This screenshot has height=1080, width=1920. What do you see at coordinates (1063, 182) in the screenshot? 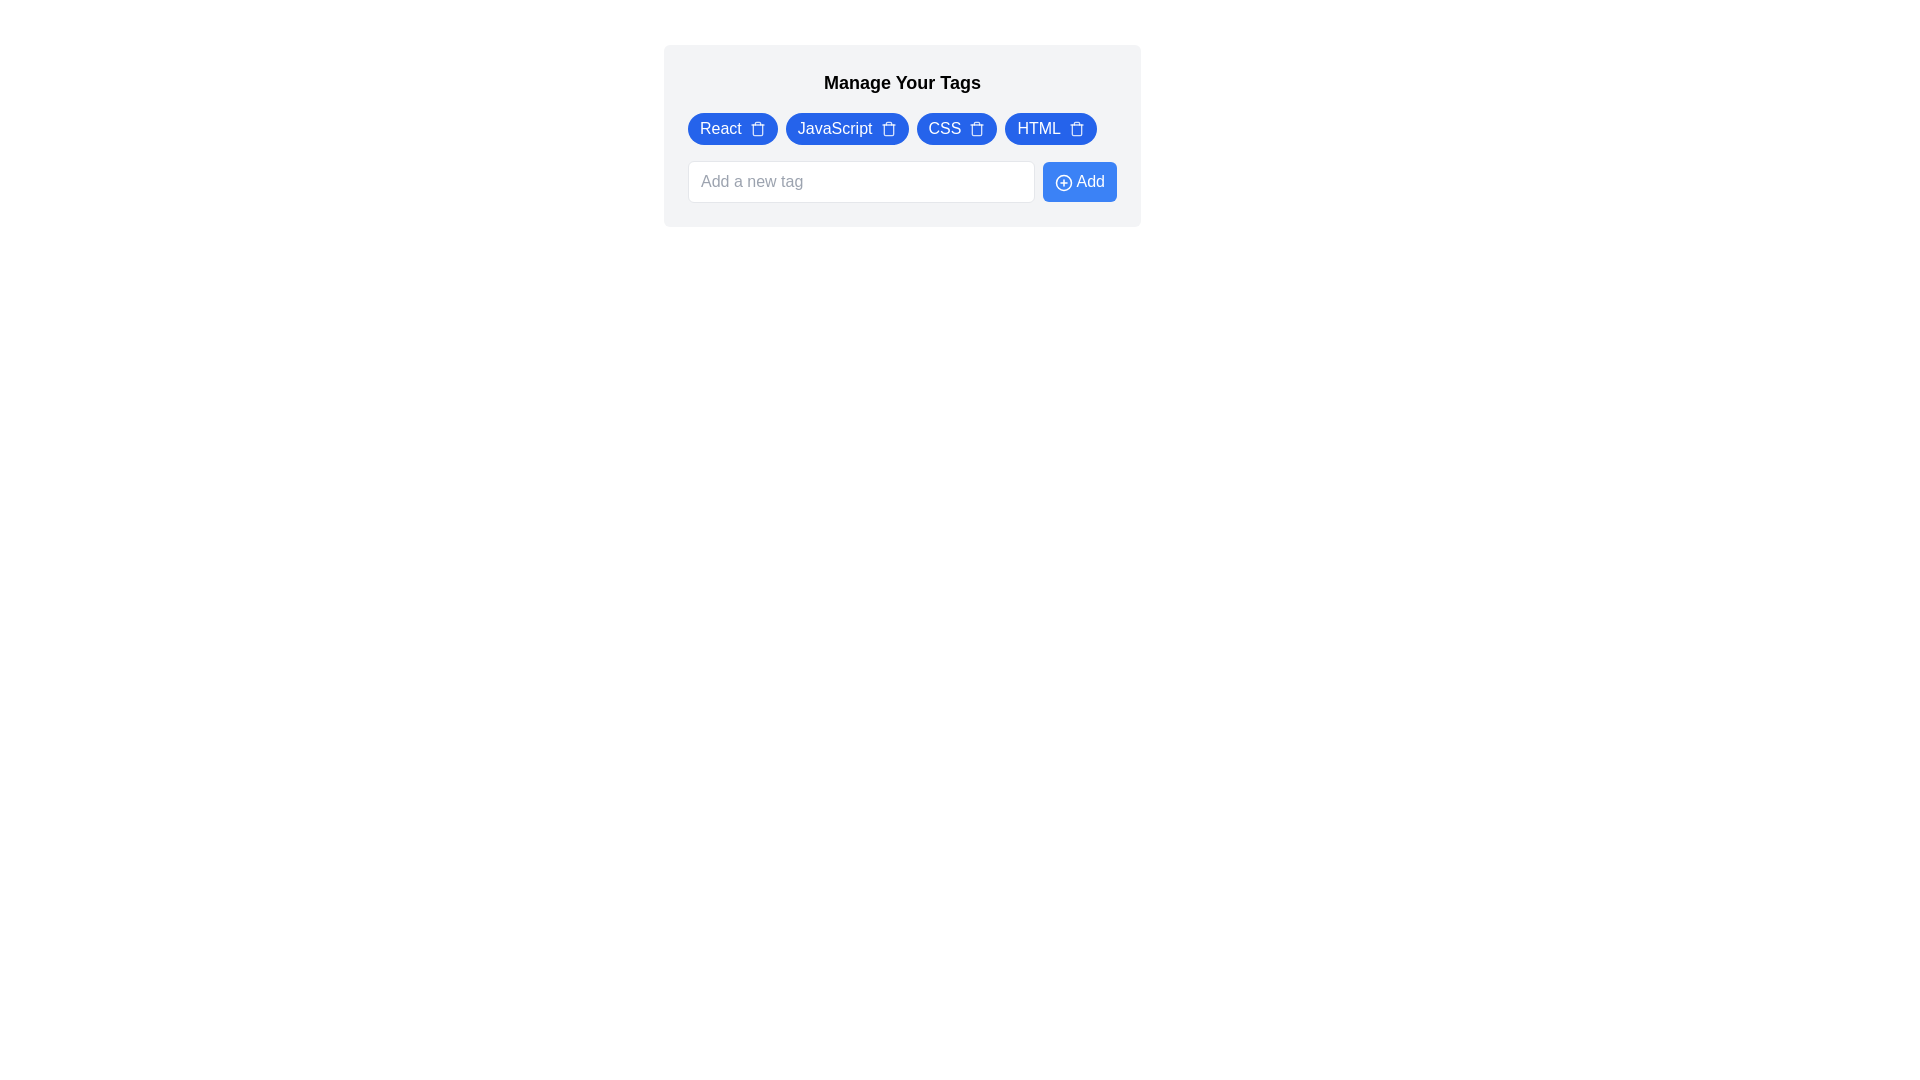
I see `the circular icon with a plus symbol, which is the leftmost component of the 'Add' button` at bounding box center [1063, 182].